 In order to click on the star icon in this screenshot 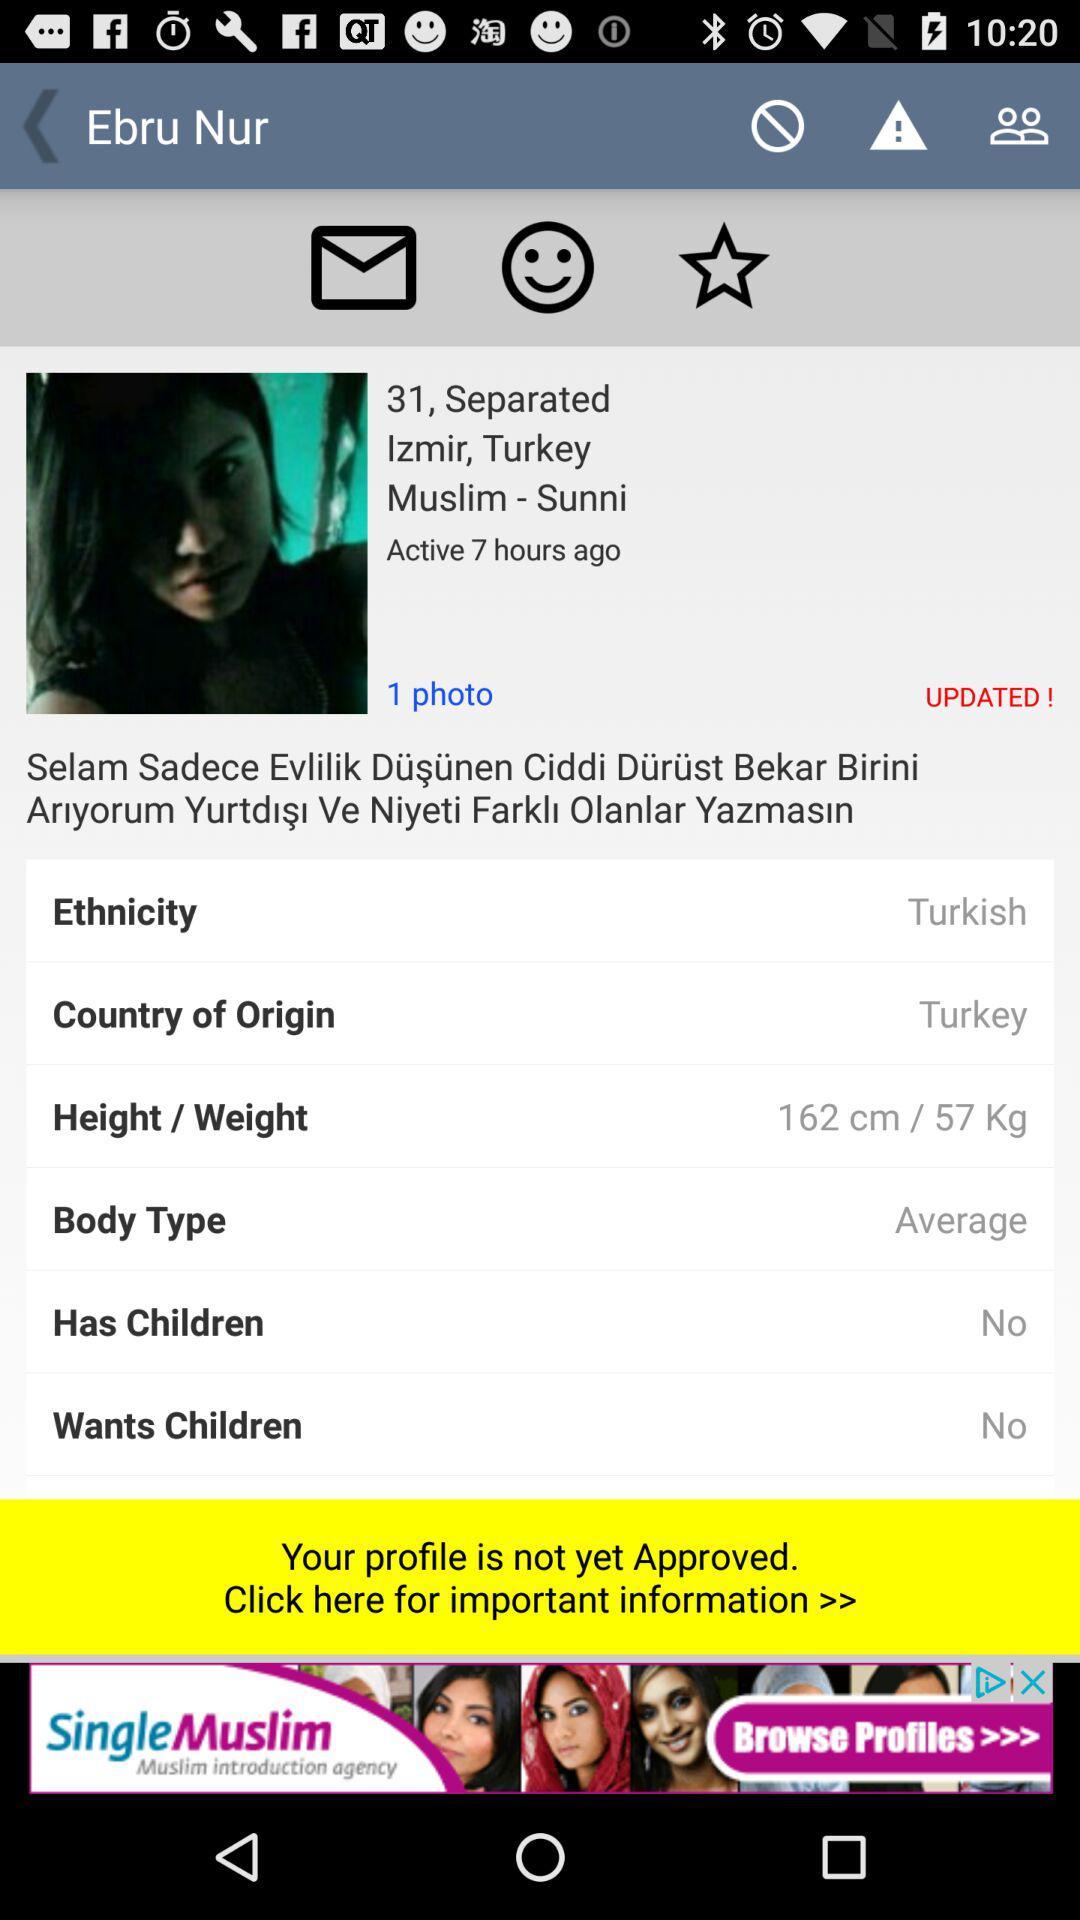, I will do `click(724, 285)`.